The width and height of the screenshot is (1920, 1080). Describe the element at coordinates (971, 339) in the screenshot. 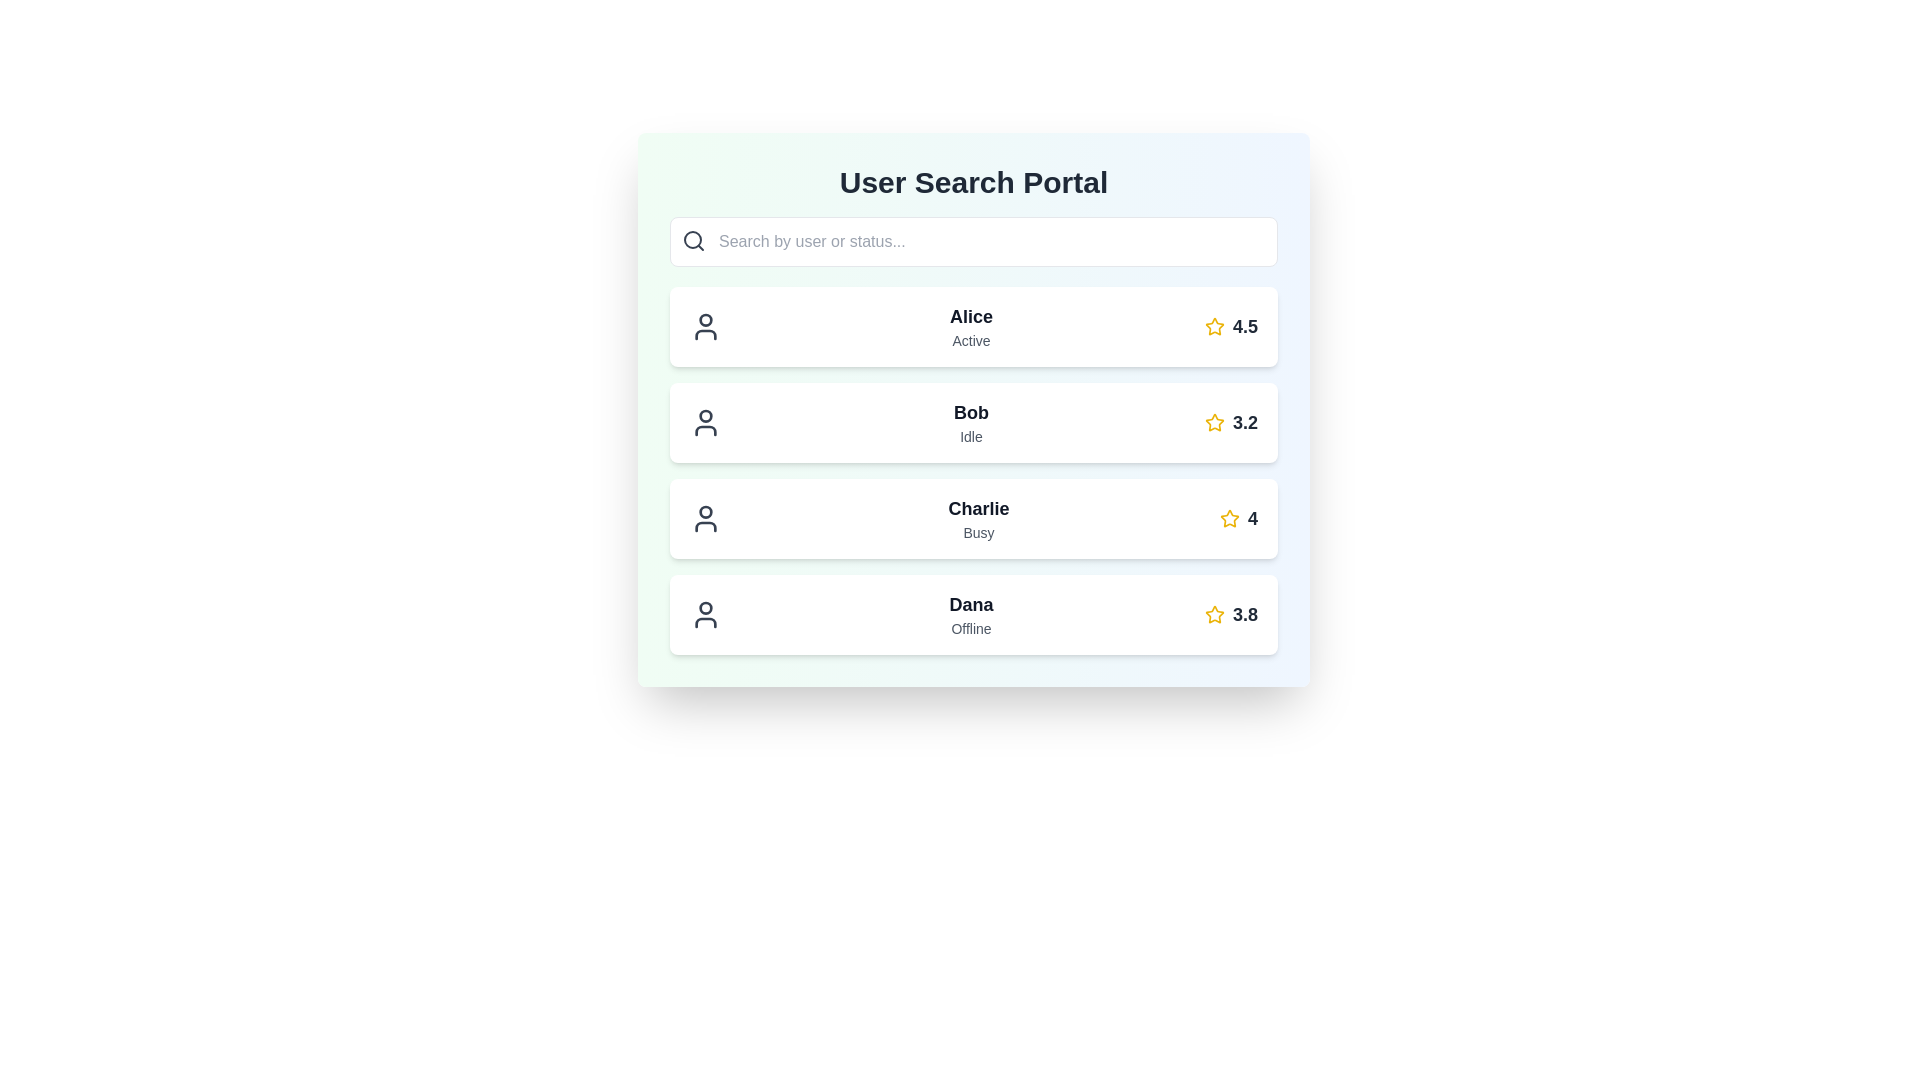

I see `text content of the 'Active' label located beneath the name 'Alice' in the user entries list` at that location.